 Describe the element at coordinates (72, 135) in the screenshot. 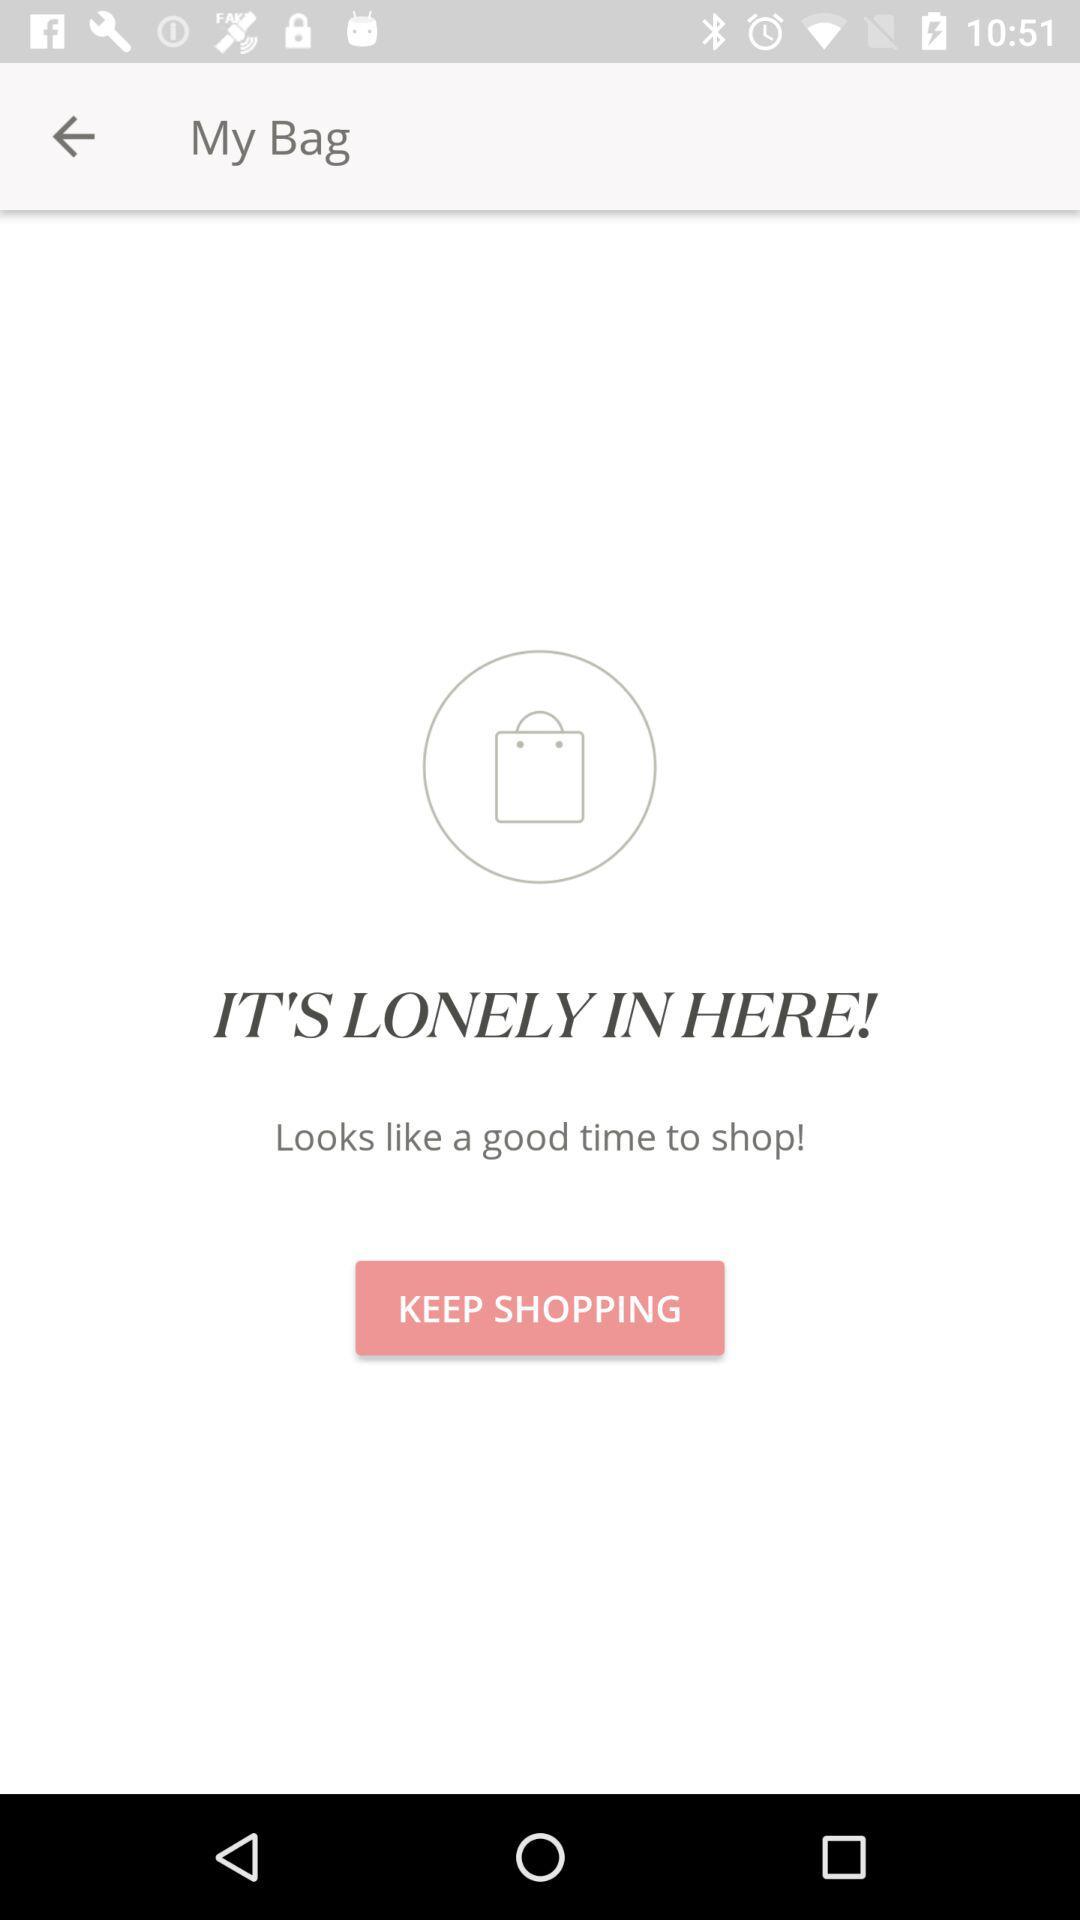

I see `item above it s lonely` at that location.